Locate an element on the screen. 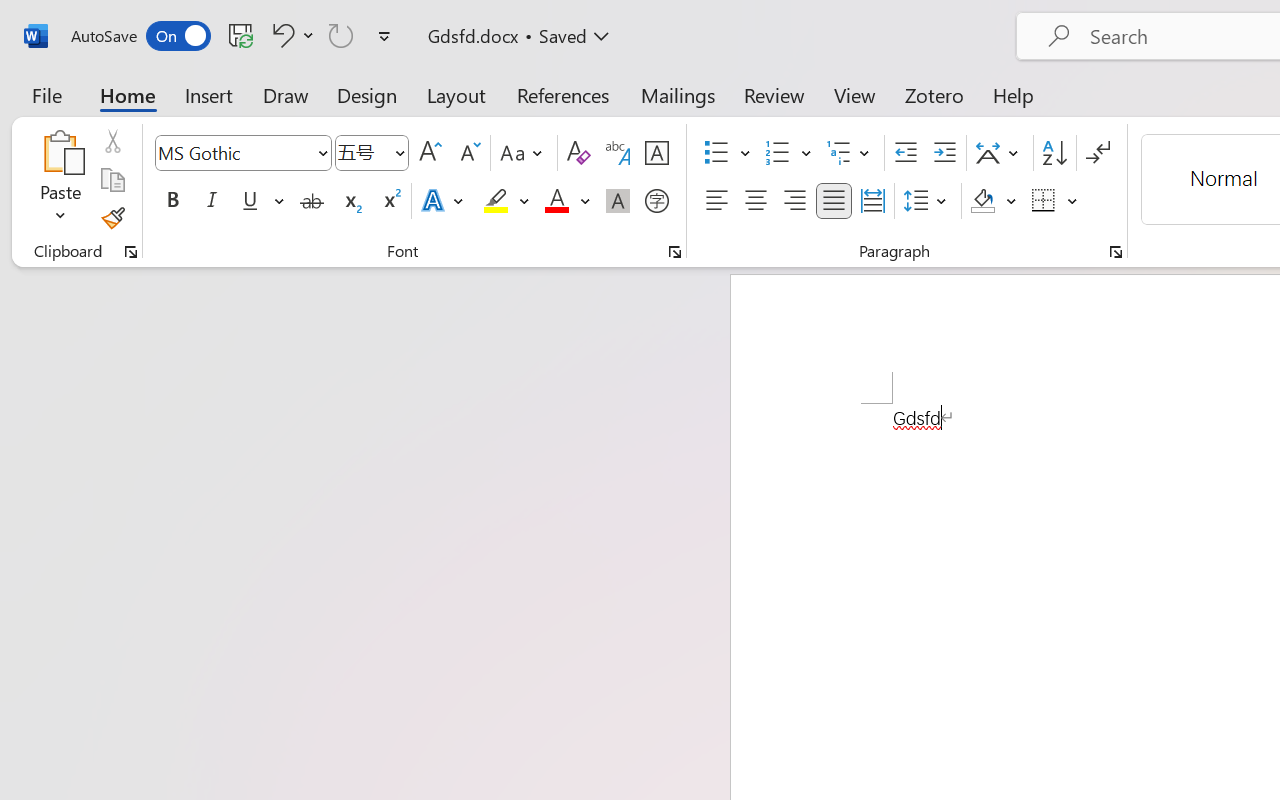 The height and width of the screenshot is (800, 1280). 'Can' is located at coordinates (341, 34).